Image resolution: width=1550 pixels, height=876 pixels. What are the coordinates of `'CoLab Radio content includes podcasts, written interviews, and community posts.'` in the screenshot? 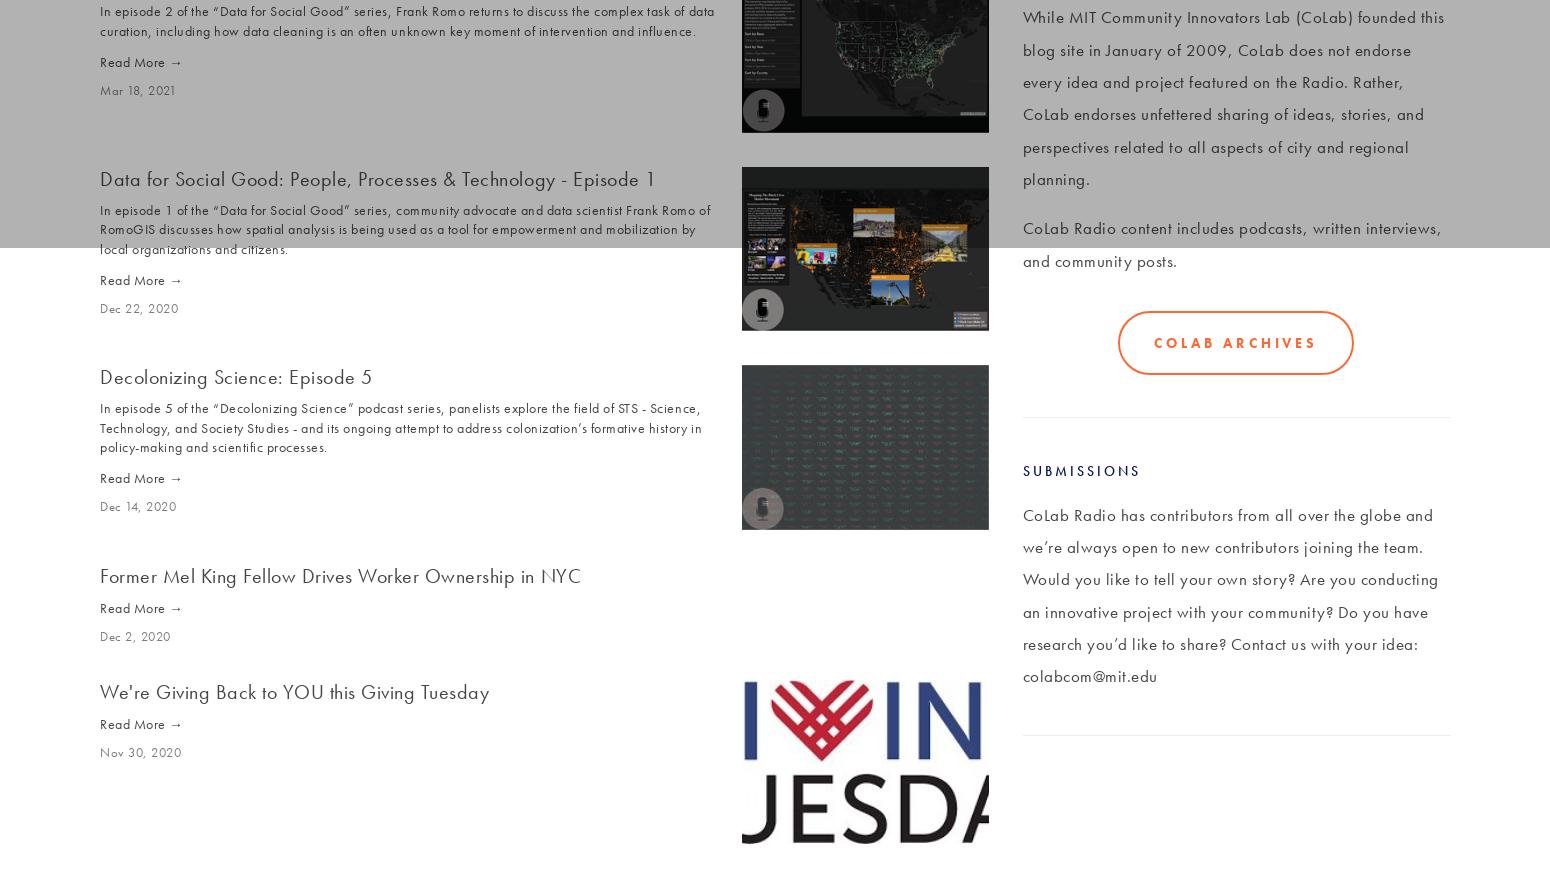 It's located at (1233, 242).